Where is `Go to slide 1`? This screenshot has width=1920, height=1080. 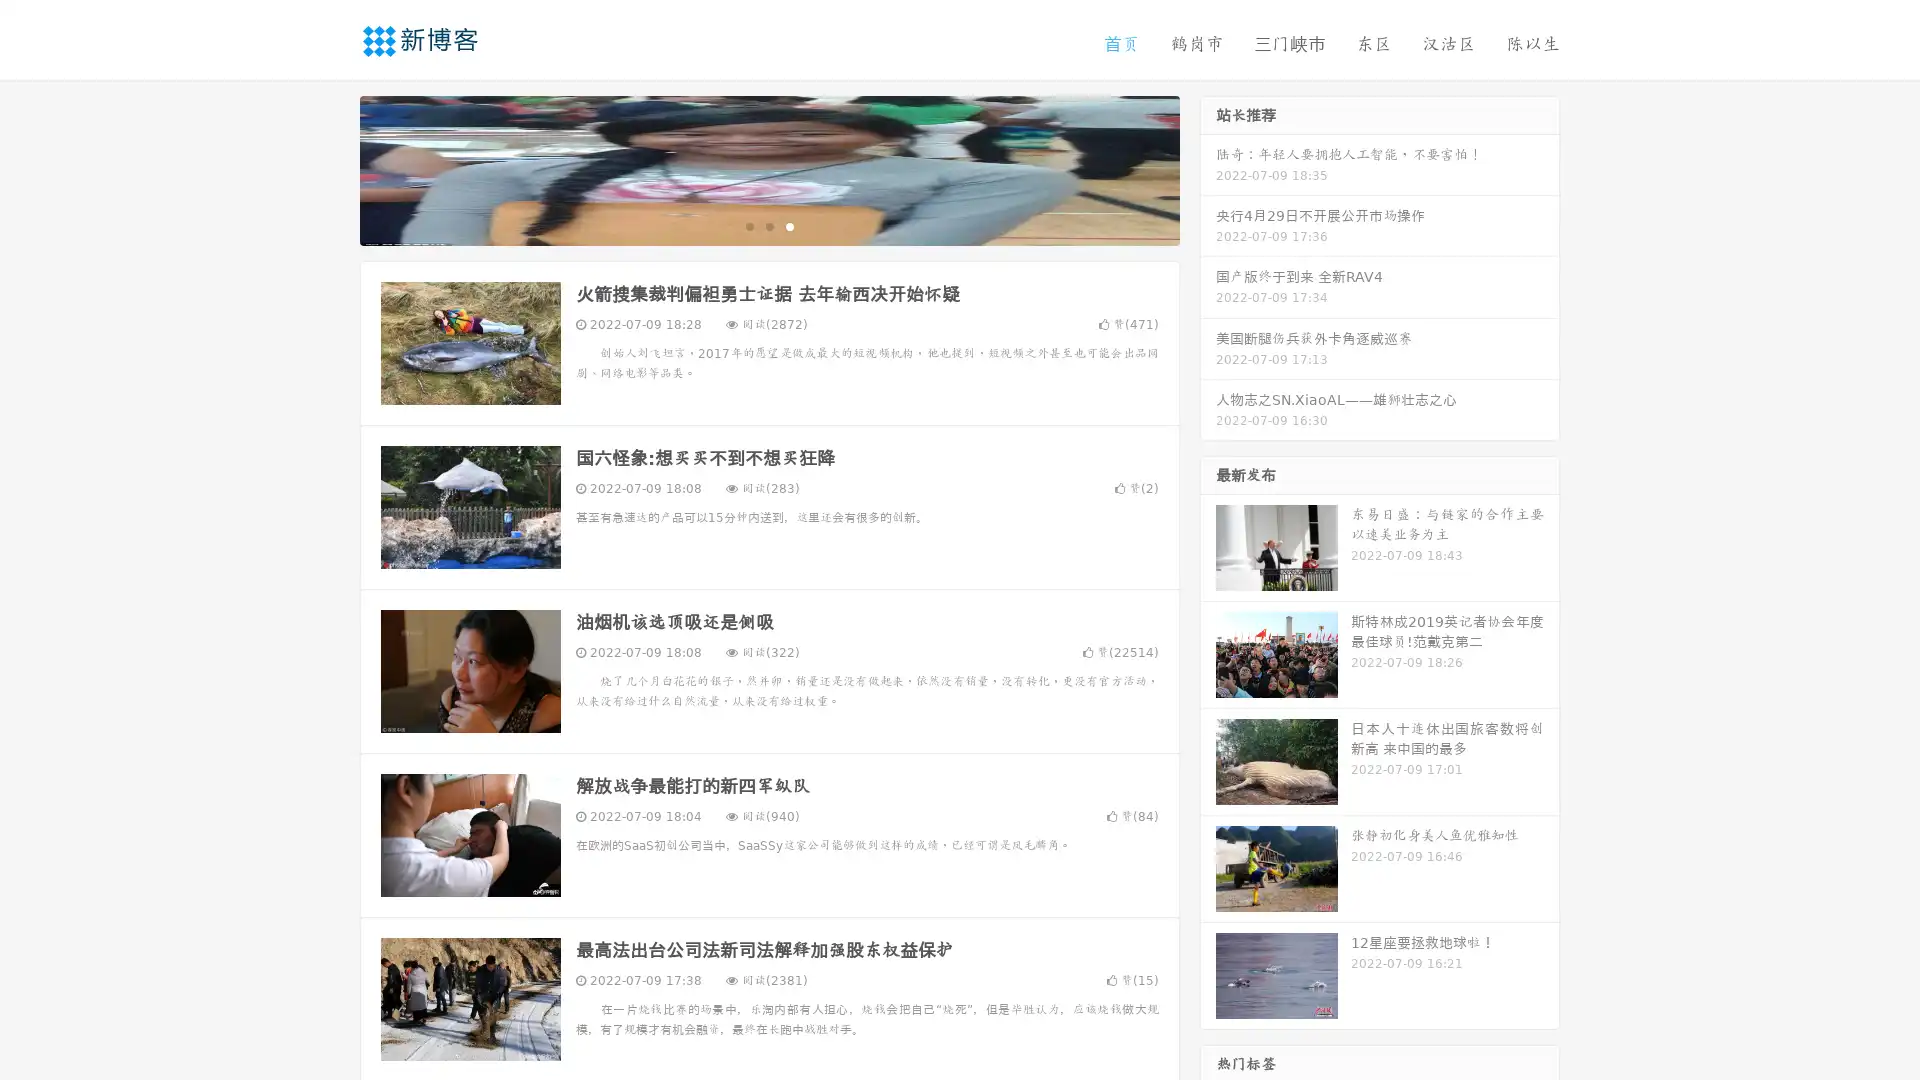 Go to slide 1 is located at coordinates (748, 225).